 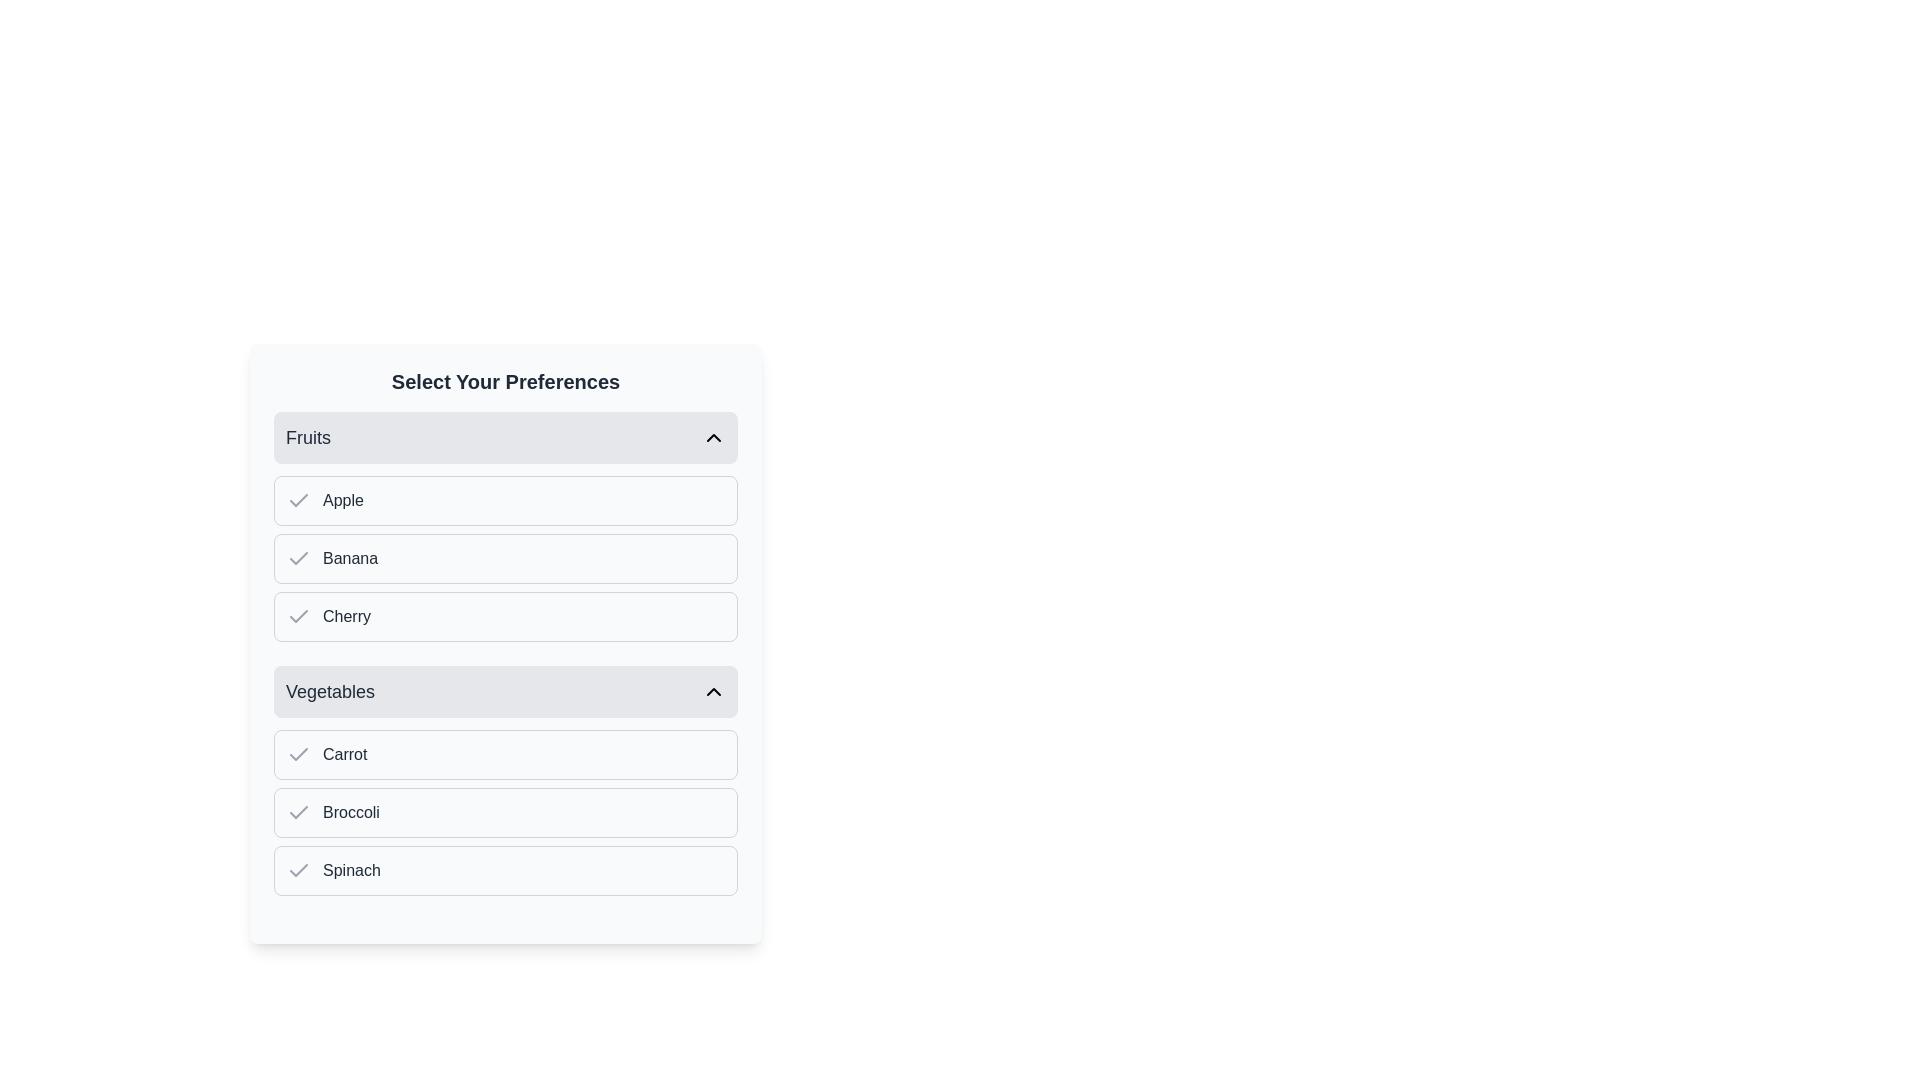 What do you see at coordinates (297, 813) in the screenshot?
I see `the checkmark icon indicating that 'Broccoli' is chosen, located to the left of the text label under the 'Vegetables' category` at bounding box center [297, 813].